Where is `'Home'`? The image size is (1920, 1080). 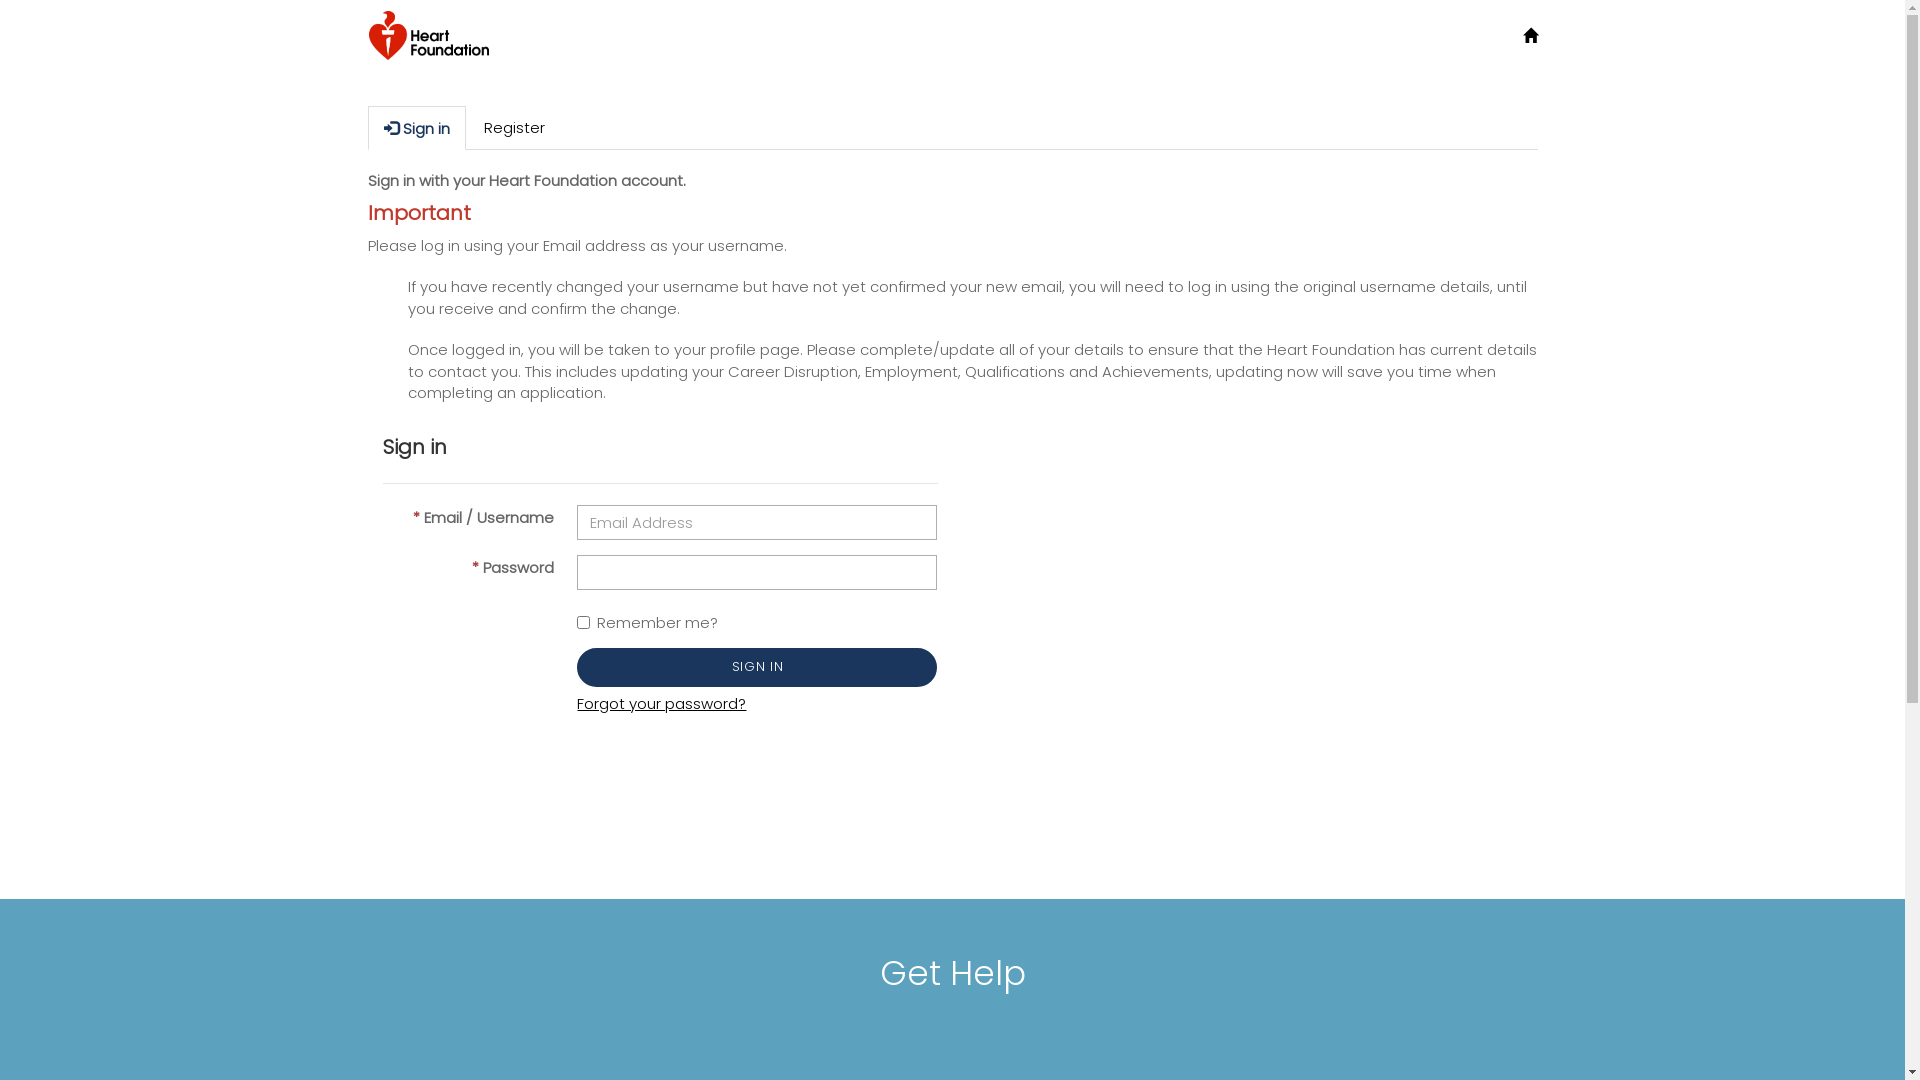 'Home' is located at coordinates (1529, 35).